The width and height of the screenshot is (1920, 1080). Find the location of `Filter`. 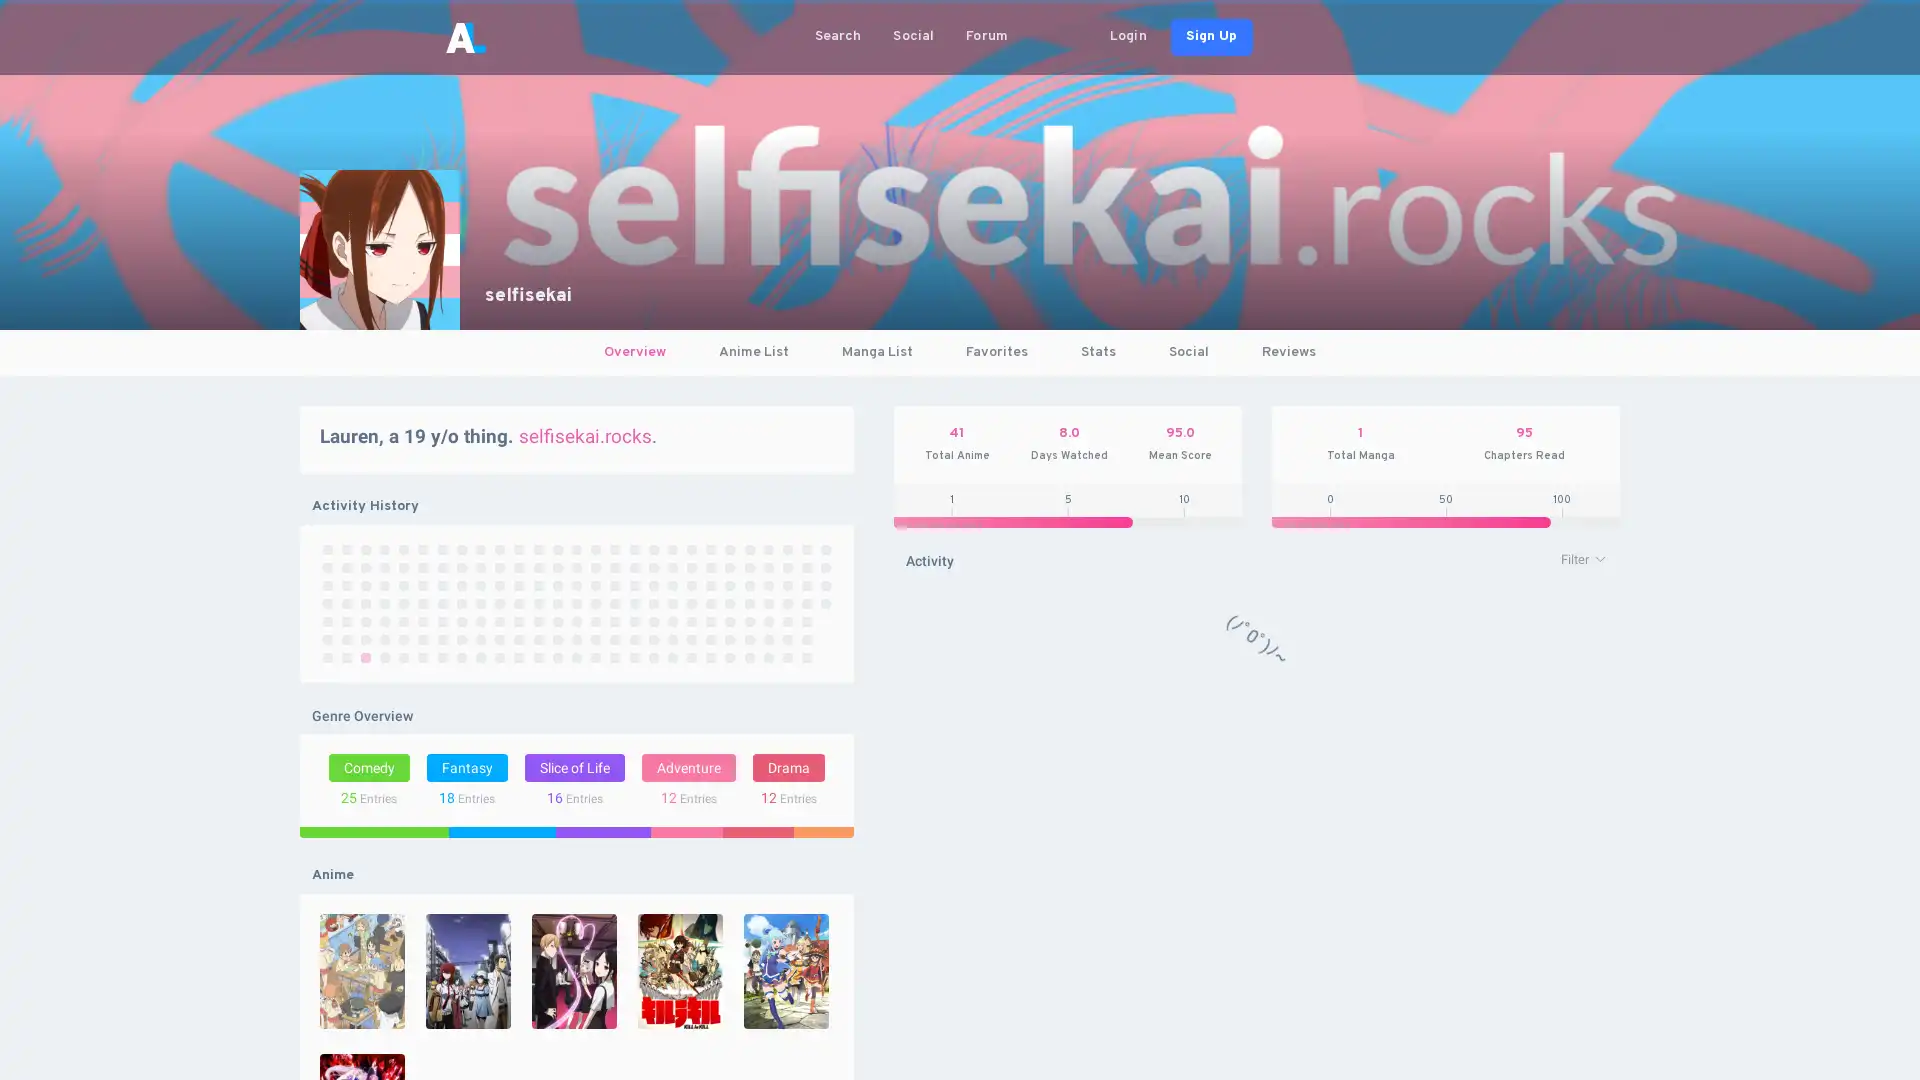

Filter is located at coordinates (1583, 559).